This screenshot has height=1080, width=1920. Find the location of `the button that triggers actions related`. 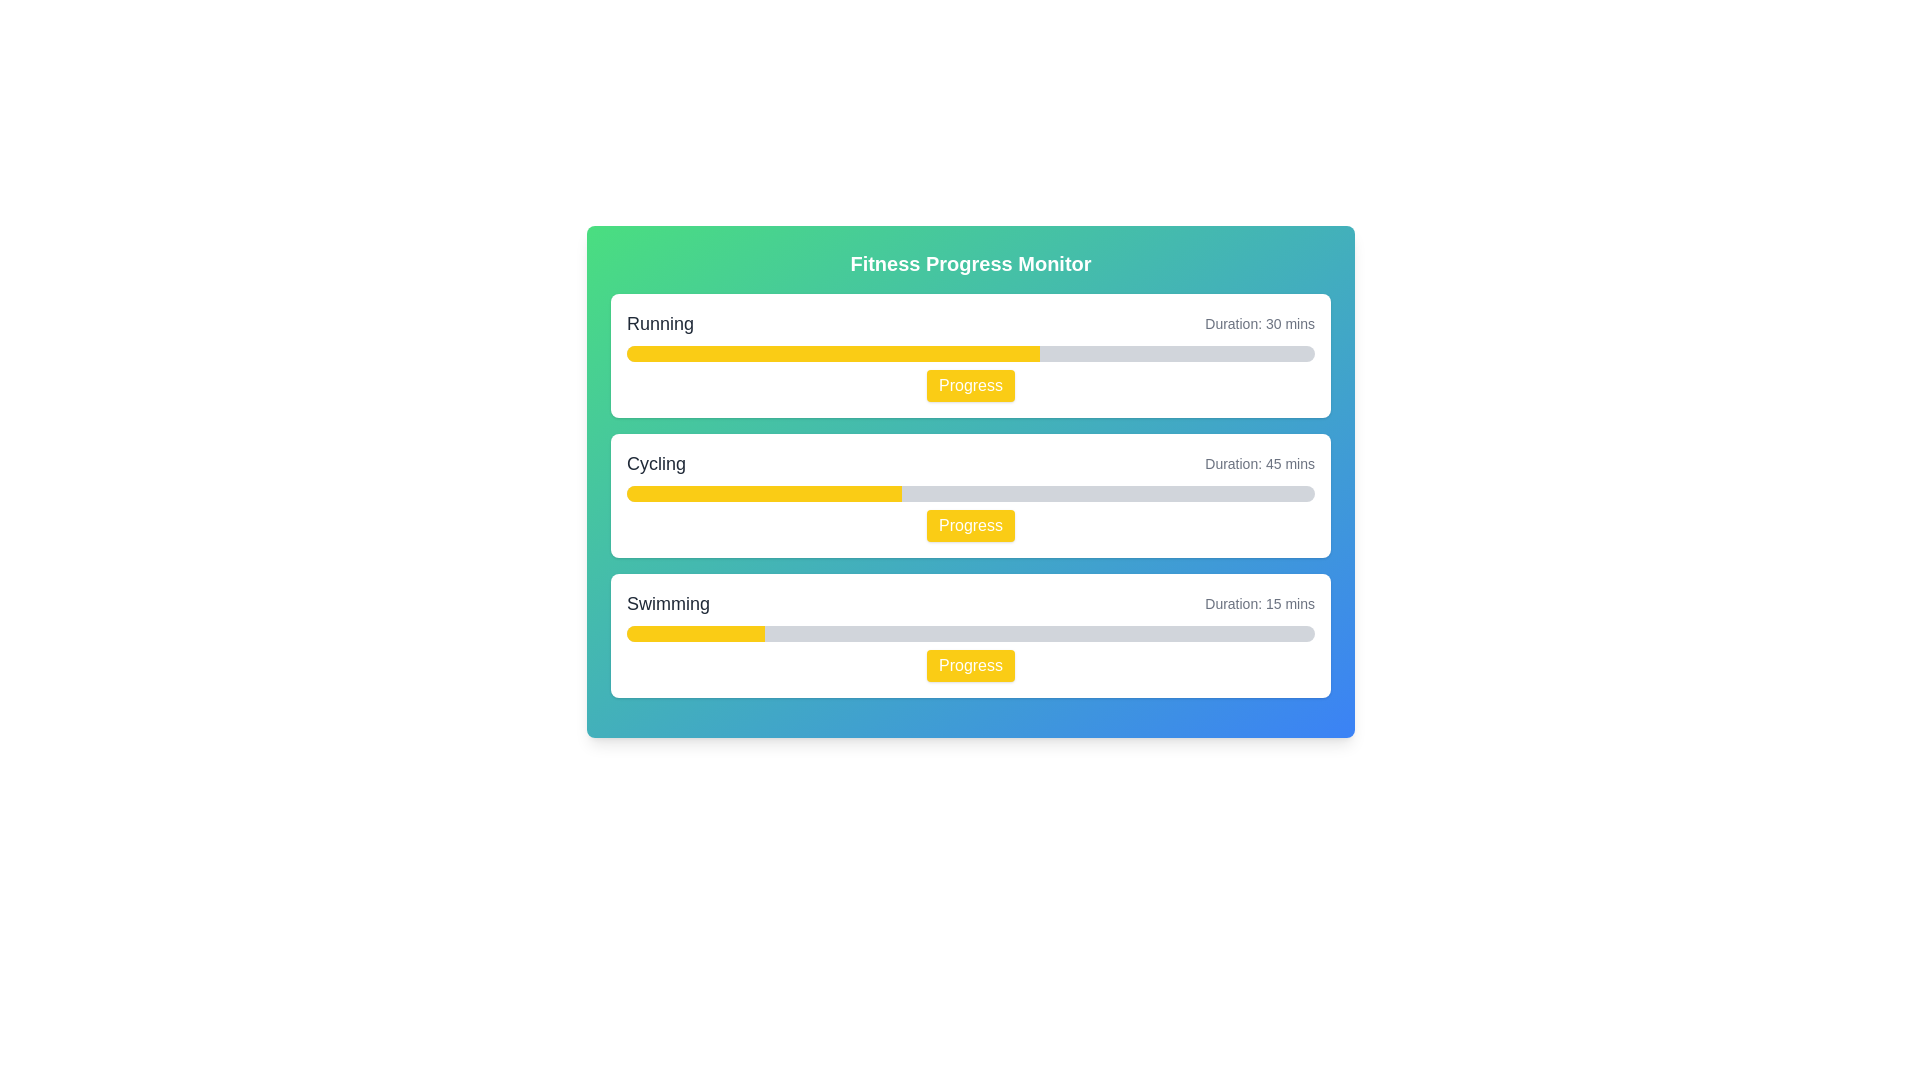

the button that triggers actions related is located at coordinates (970, 666).